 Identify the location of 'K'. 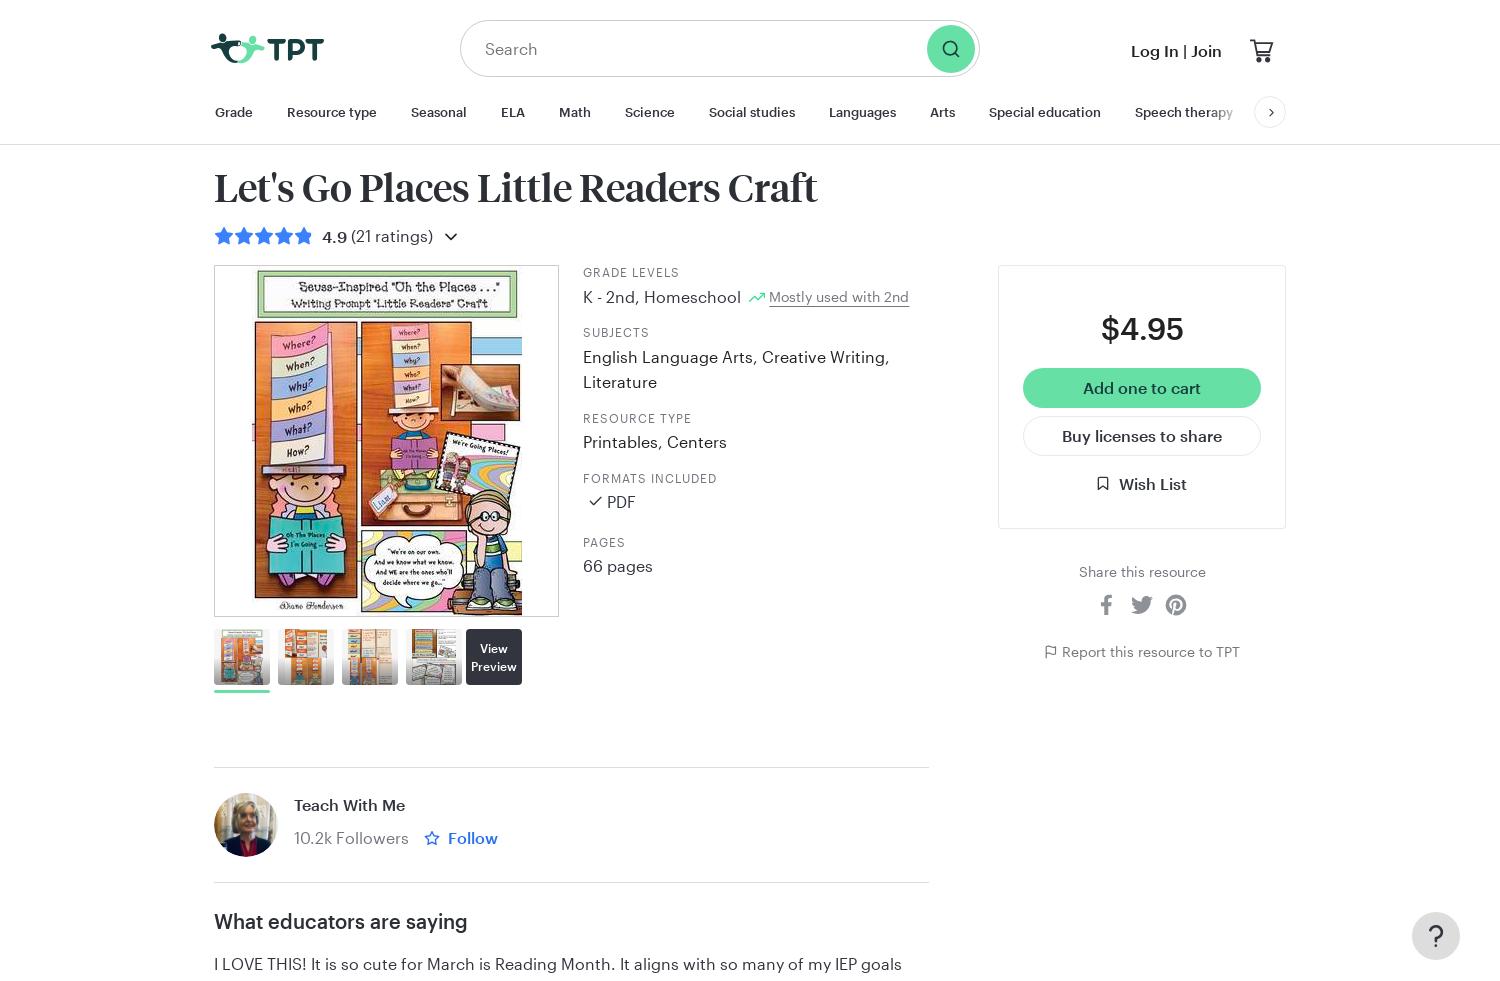
(582, 294).